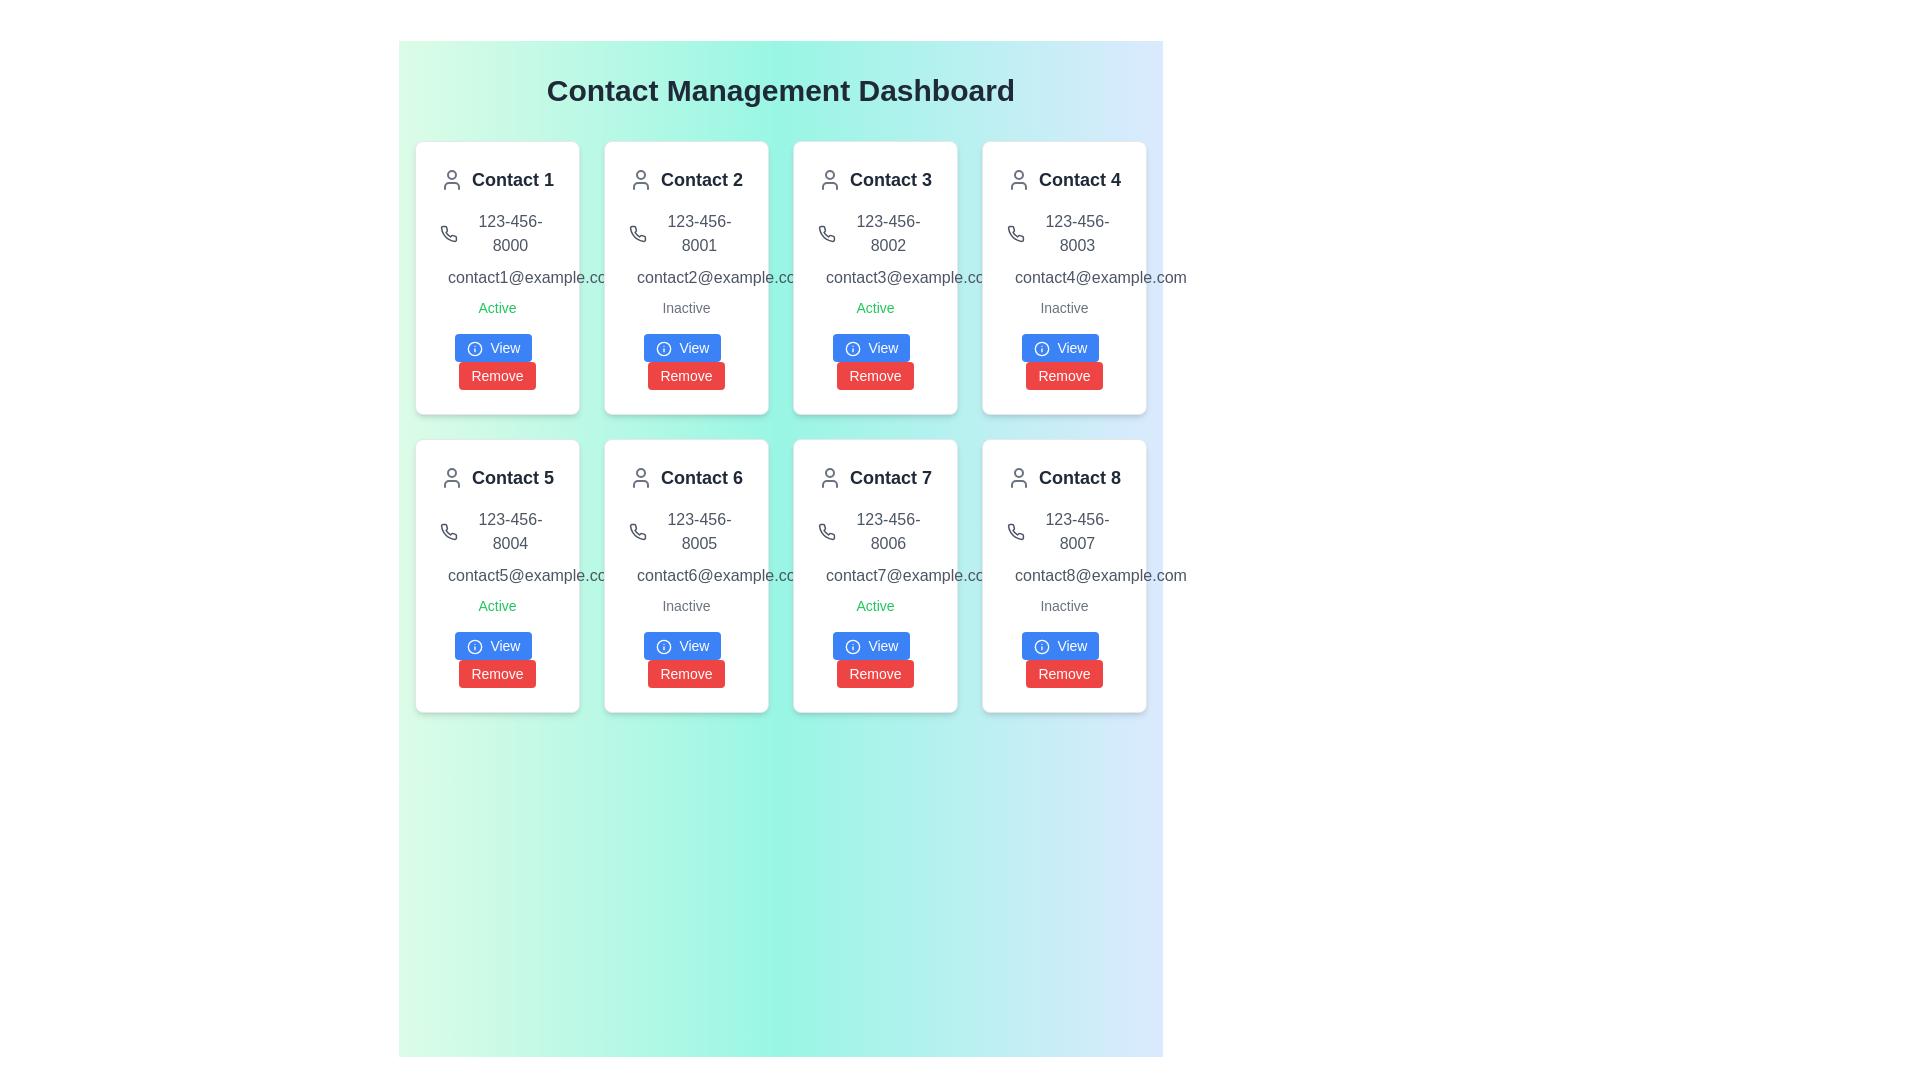 Image resolution: width=1920 pixels, height=1080 pixels. What do you see at coordinates (1016, 531) in the screenshot?
I see `the phone icon located in the bottom-right corner of the 'Contact 8' card, which serves as an interactive element for the contact's phone number` at bounding box center [1016, 531].